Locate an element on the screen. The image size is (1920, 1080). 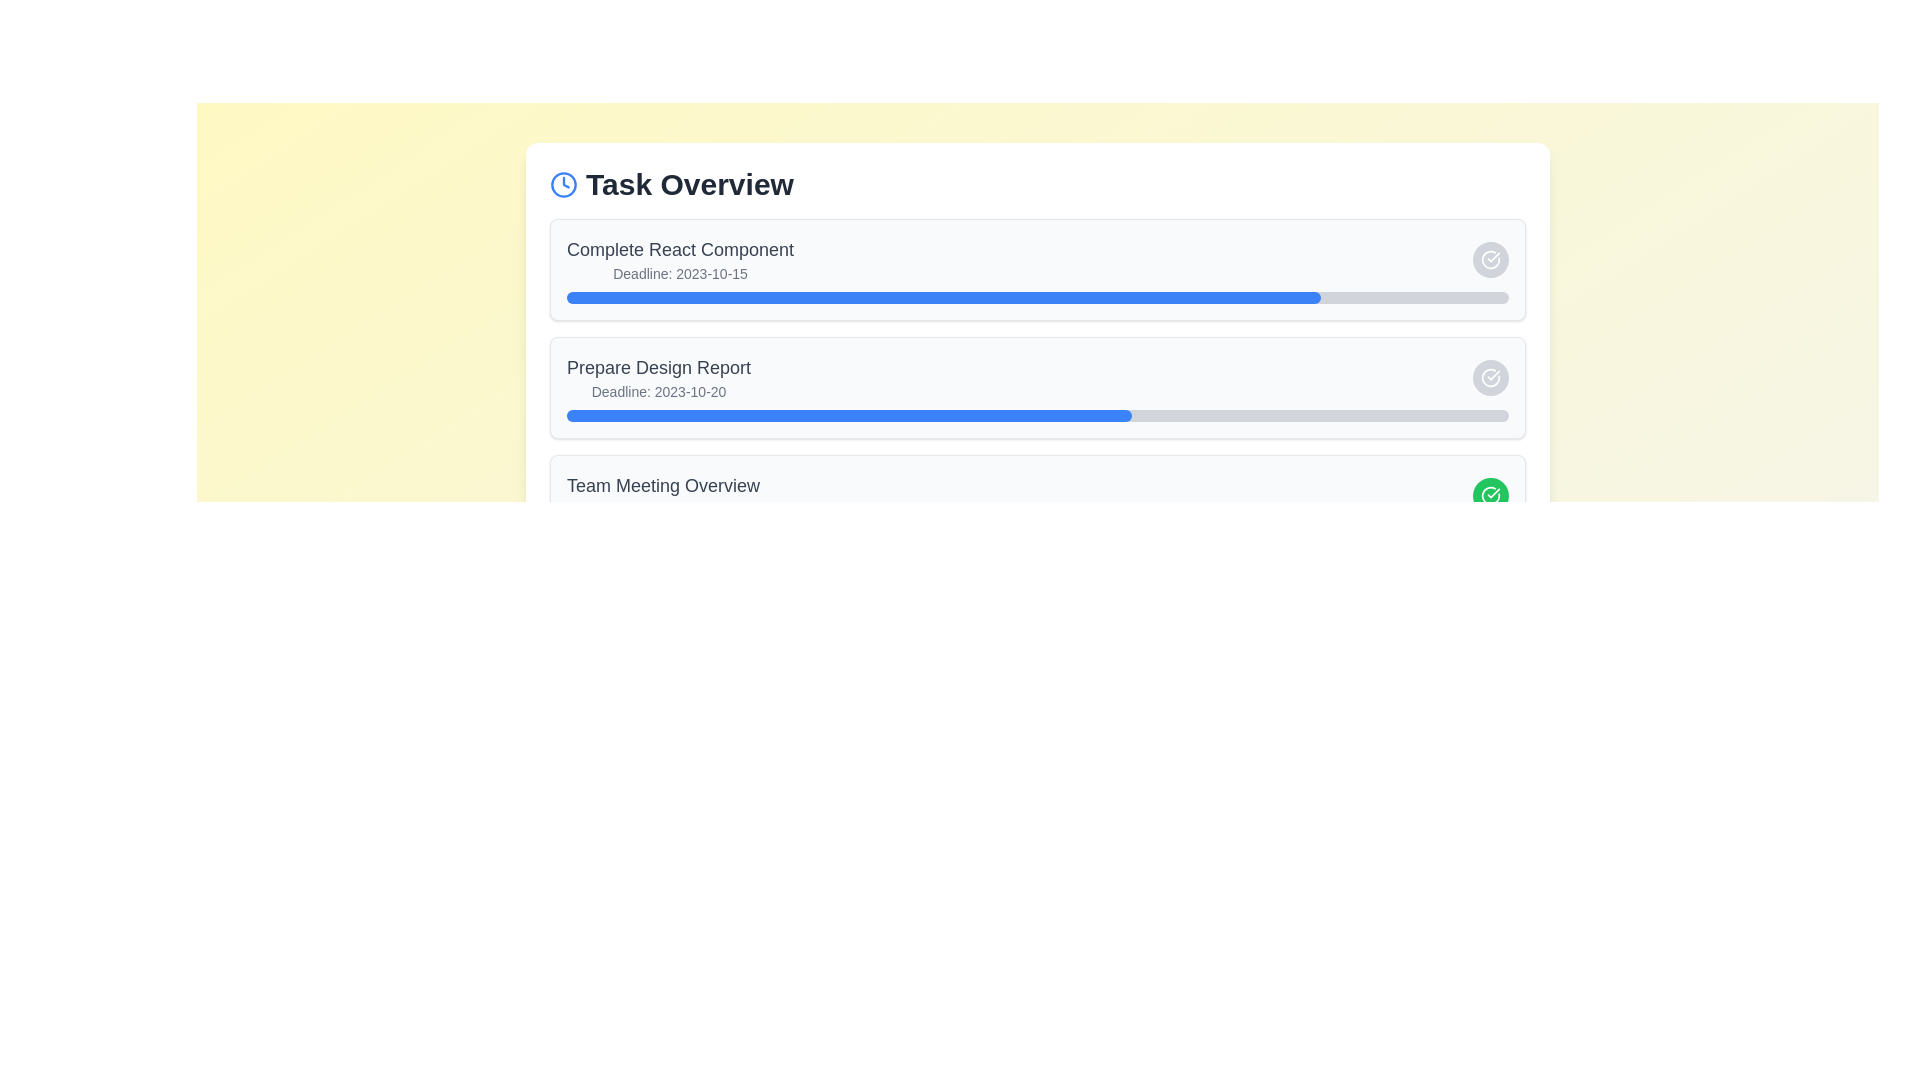
the progress bar segment representing 80% completion of the 'Complete React Component' task within the 'Task Overview' section is located at coordinates (942, 297).